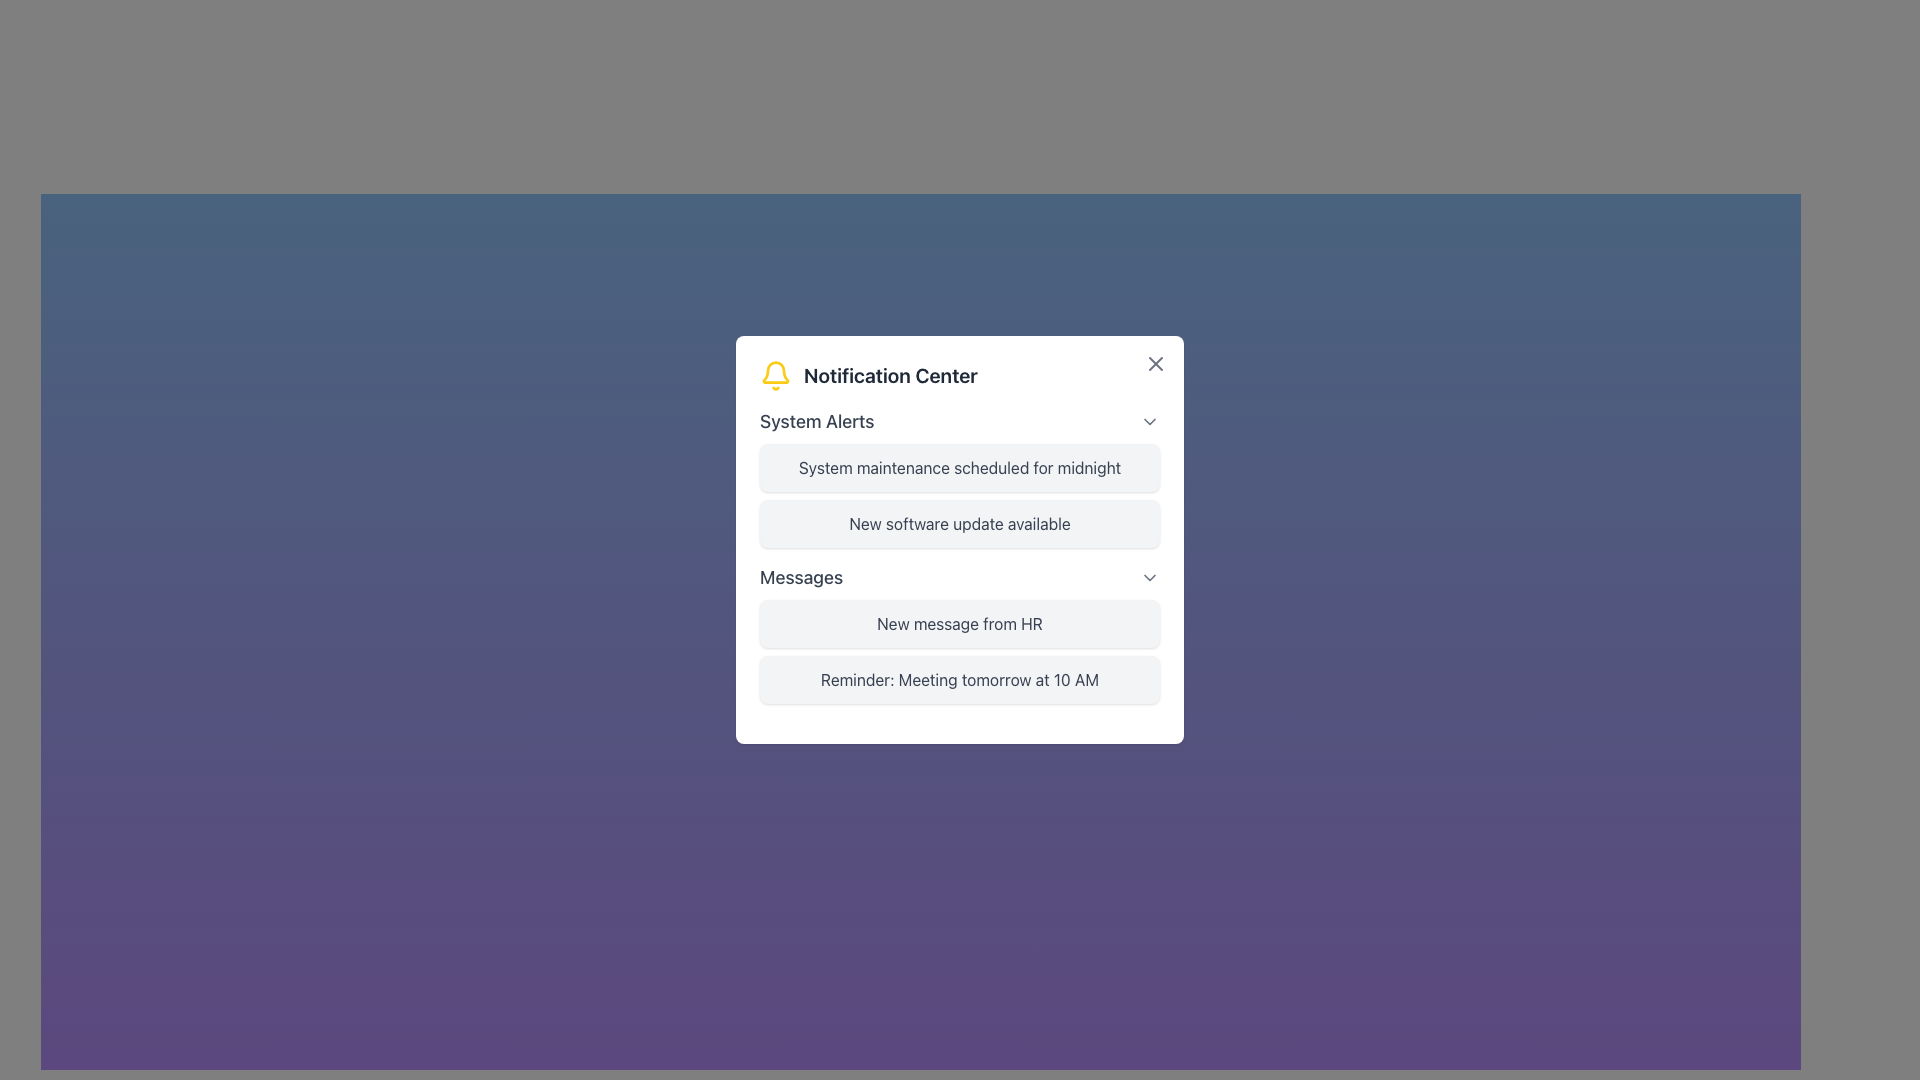 The image size is (1920, 1080). What do you see at coordinates (960, 578) in the screenshot?
I see `the Dropdown Trigger located in the middle of the notification center interface, above 'New message from HR' and below 'New software update available'` at bounding box center [960, 578].